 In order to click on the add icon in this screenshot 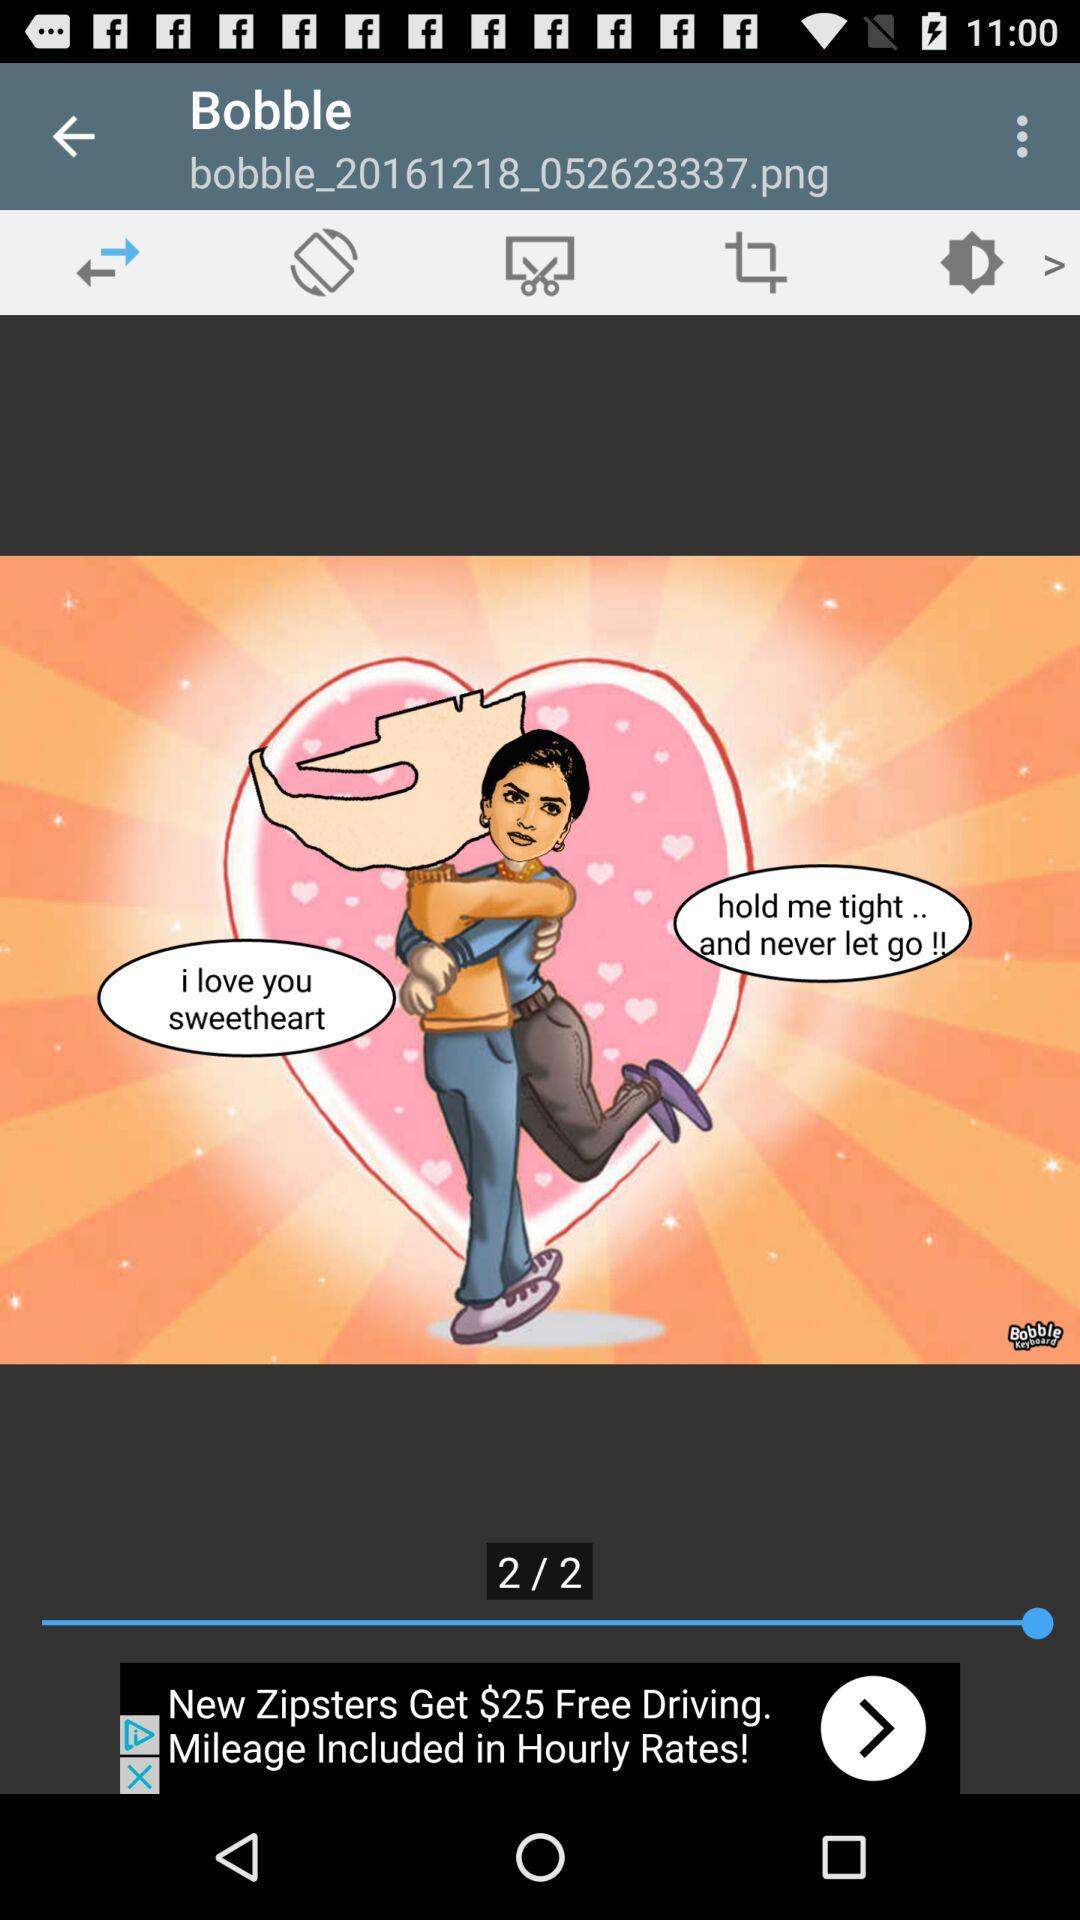, I will do `click(756, 261)`.